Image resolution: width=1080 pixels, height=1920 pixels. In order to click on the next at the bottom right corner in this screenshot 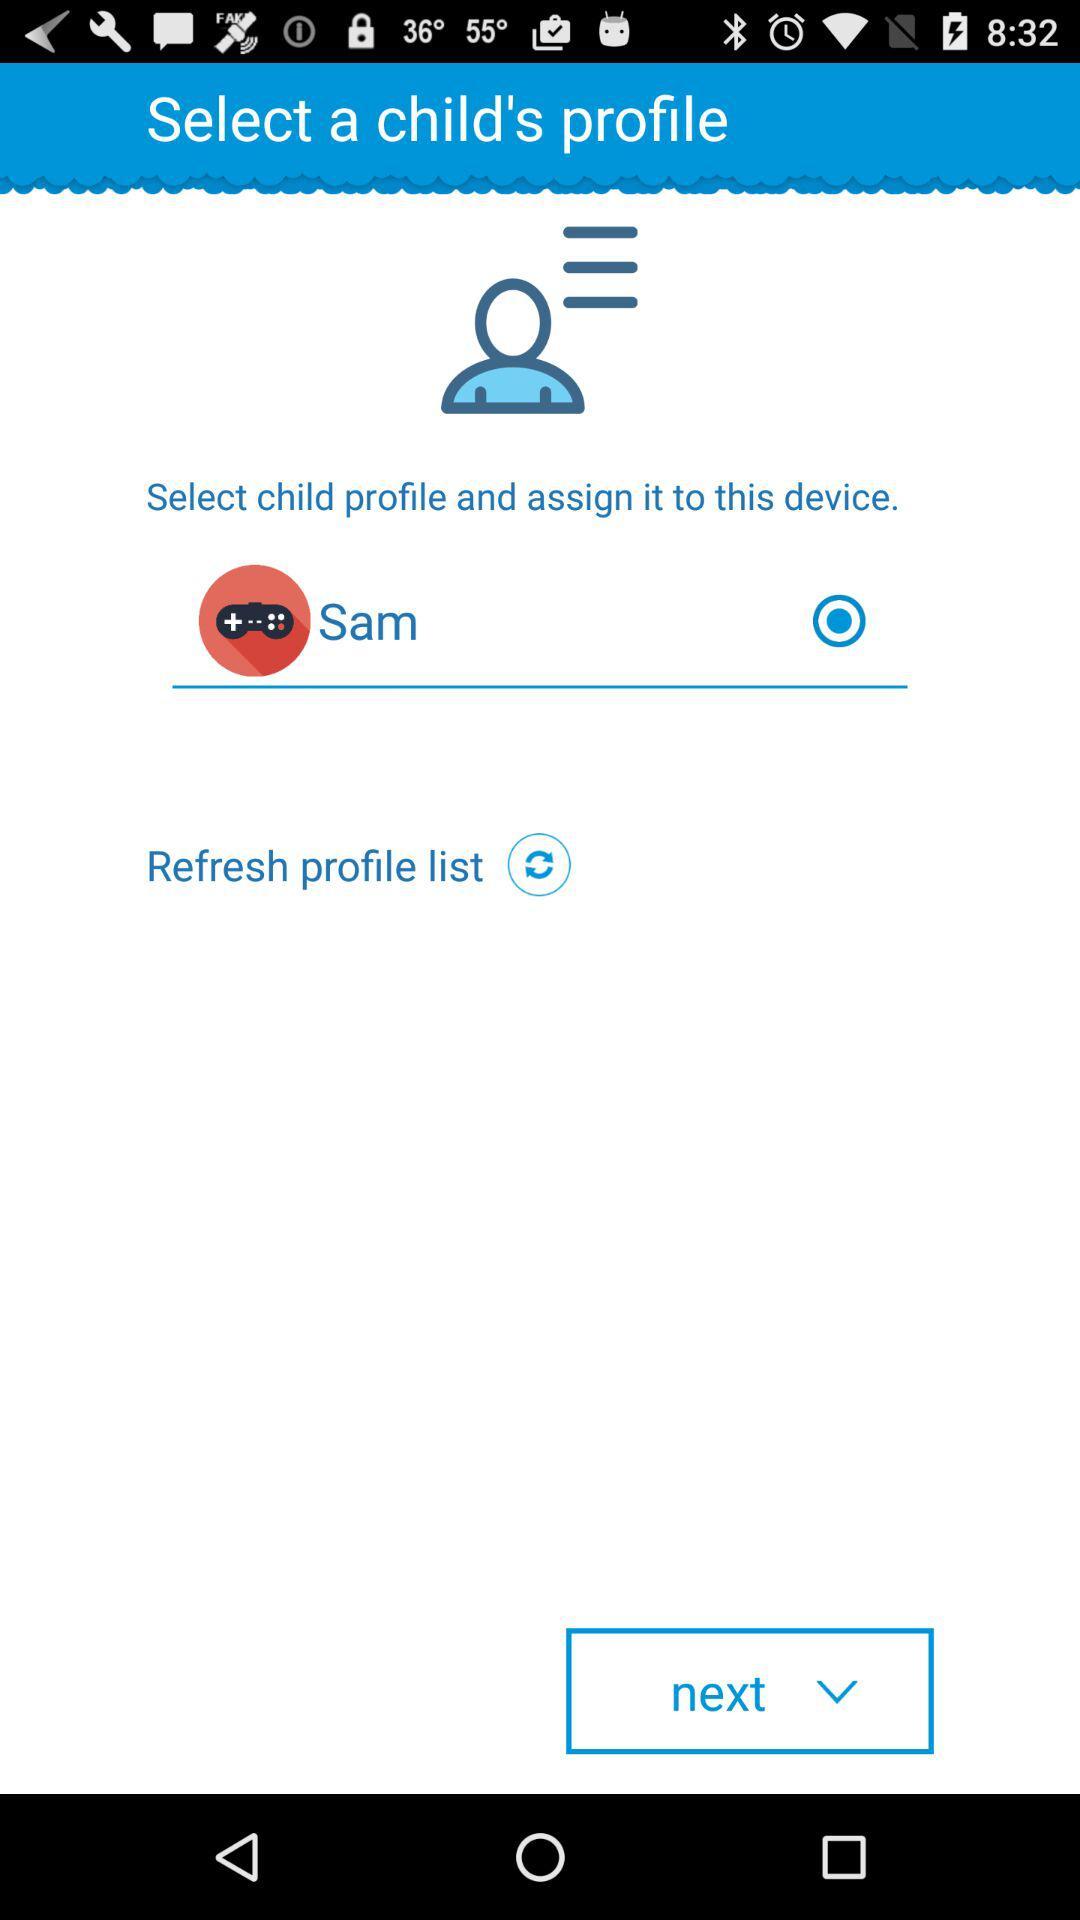, I will do `click(749, 1690)`.